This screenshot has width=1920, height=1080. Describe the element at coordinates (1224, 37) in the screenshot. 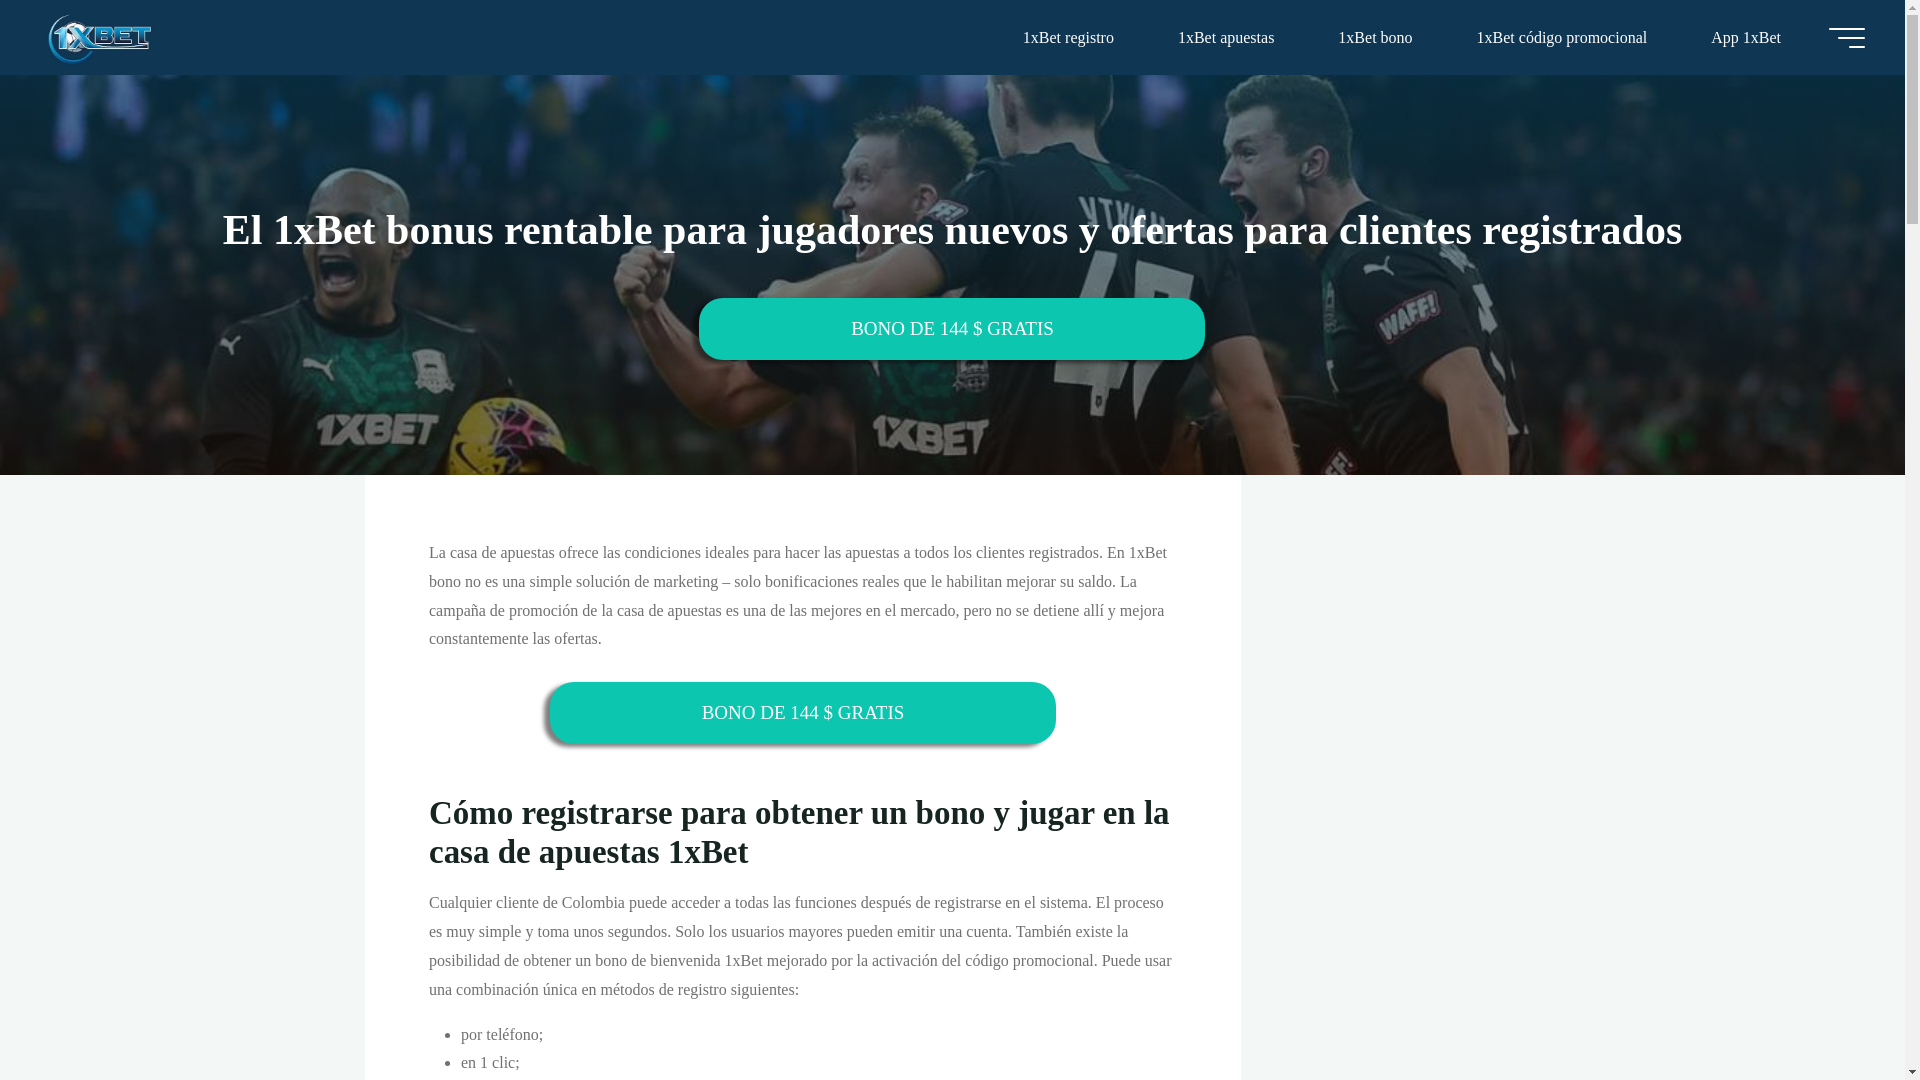

I see `'1xBet apuestas'` at that location.